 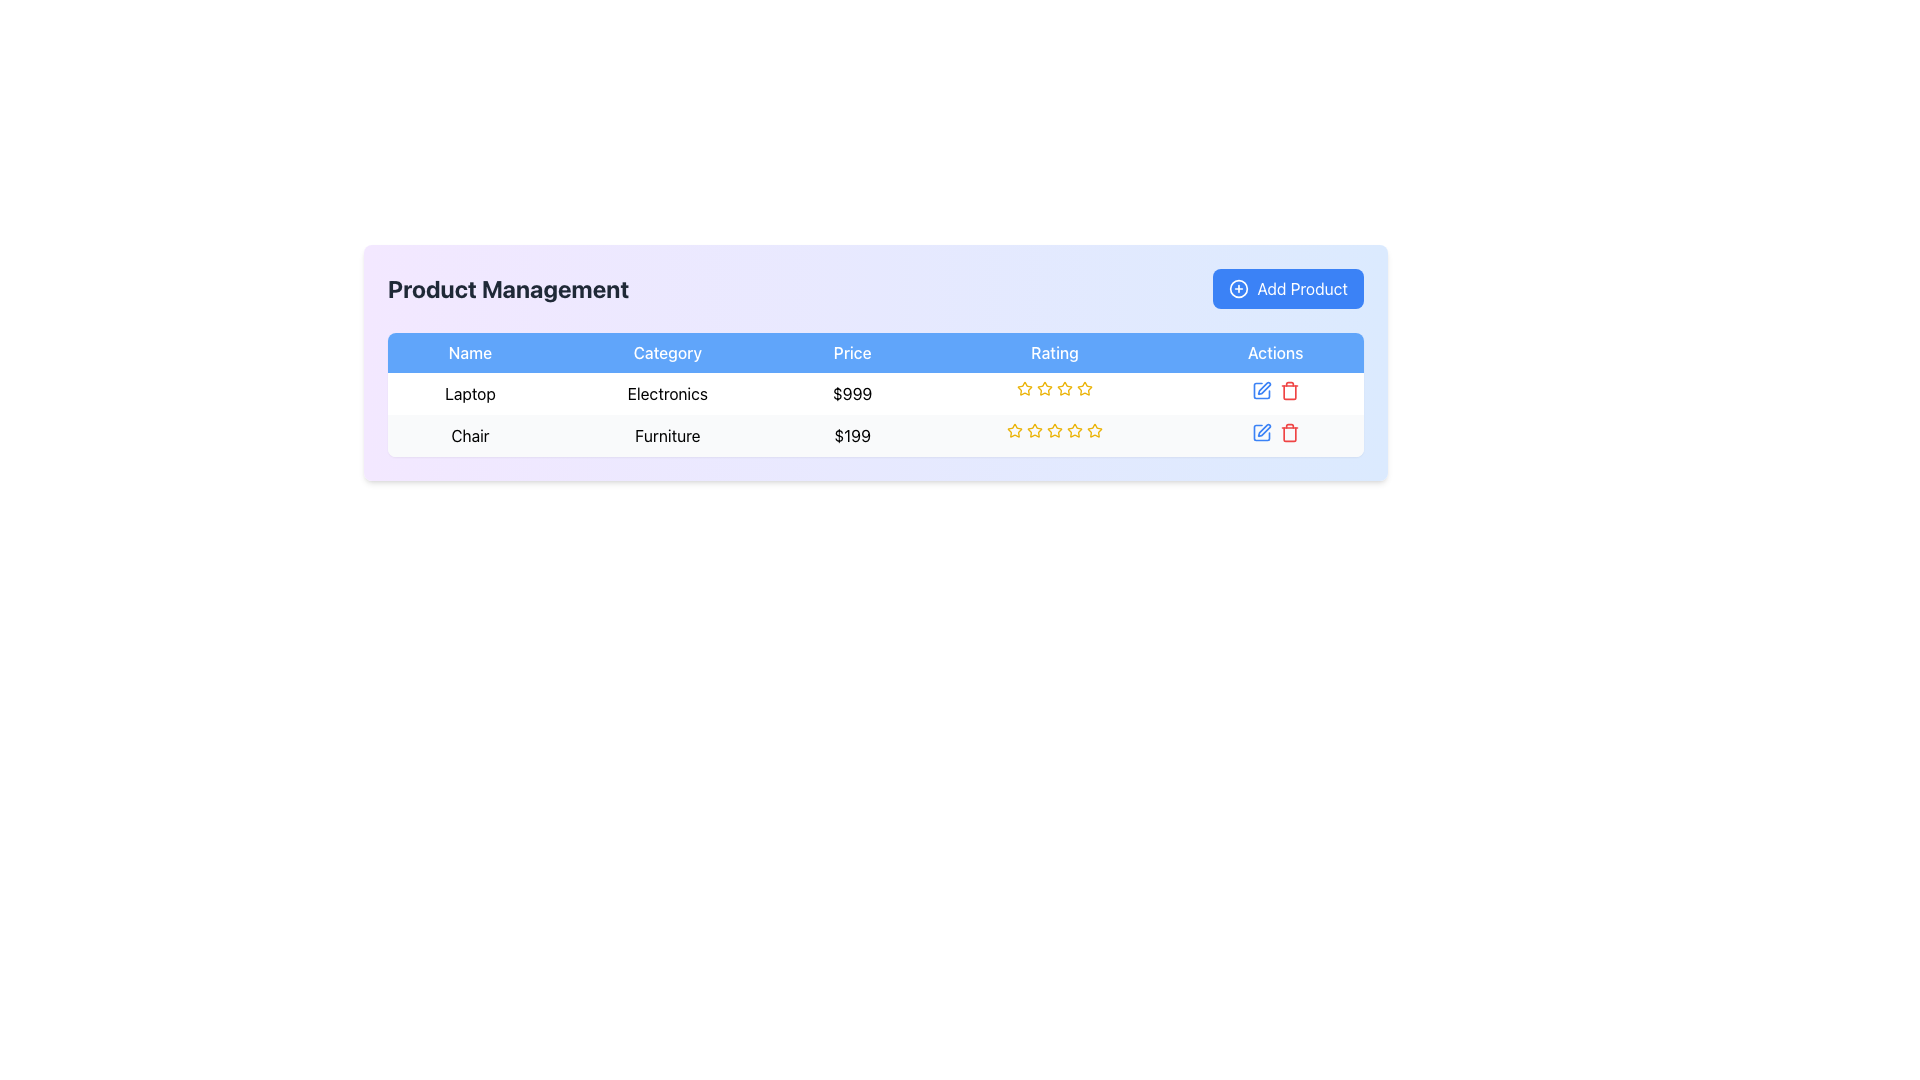 What do you see at coordinates (667, 393) in the screenshot?
I see `text label displaying 'Electronics' located in the second column of the first row in the table, positioned centrally between 'Laptop' and '$999'` at bounding box center [667, 393].